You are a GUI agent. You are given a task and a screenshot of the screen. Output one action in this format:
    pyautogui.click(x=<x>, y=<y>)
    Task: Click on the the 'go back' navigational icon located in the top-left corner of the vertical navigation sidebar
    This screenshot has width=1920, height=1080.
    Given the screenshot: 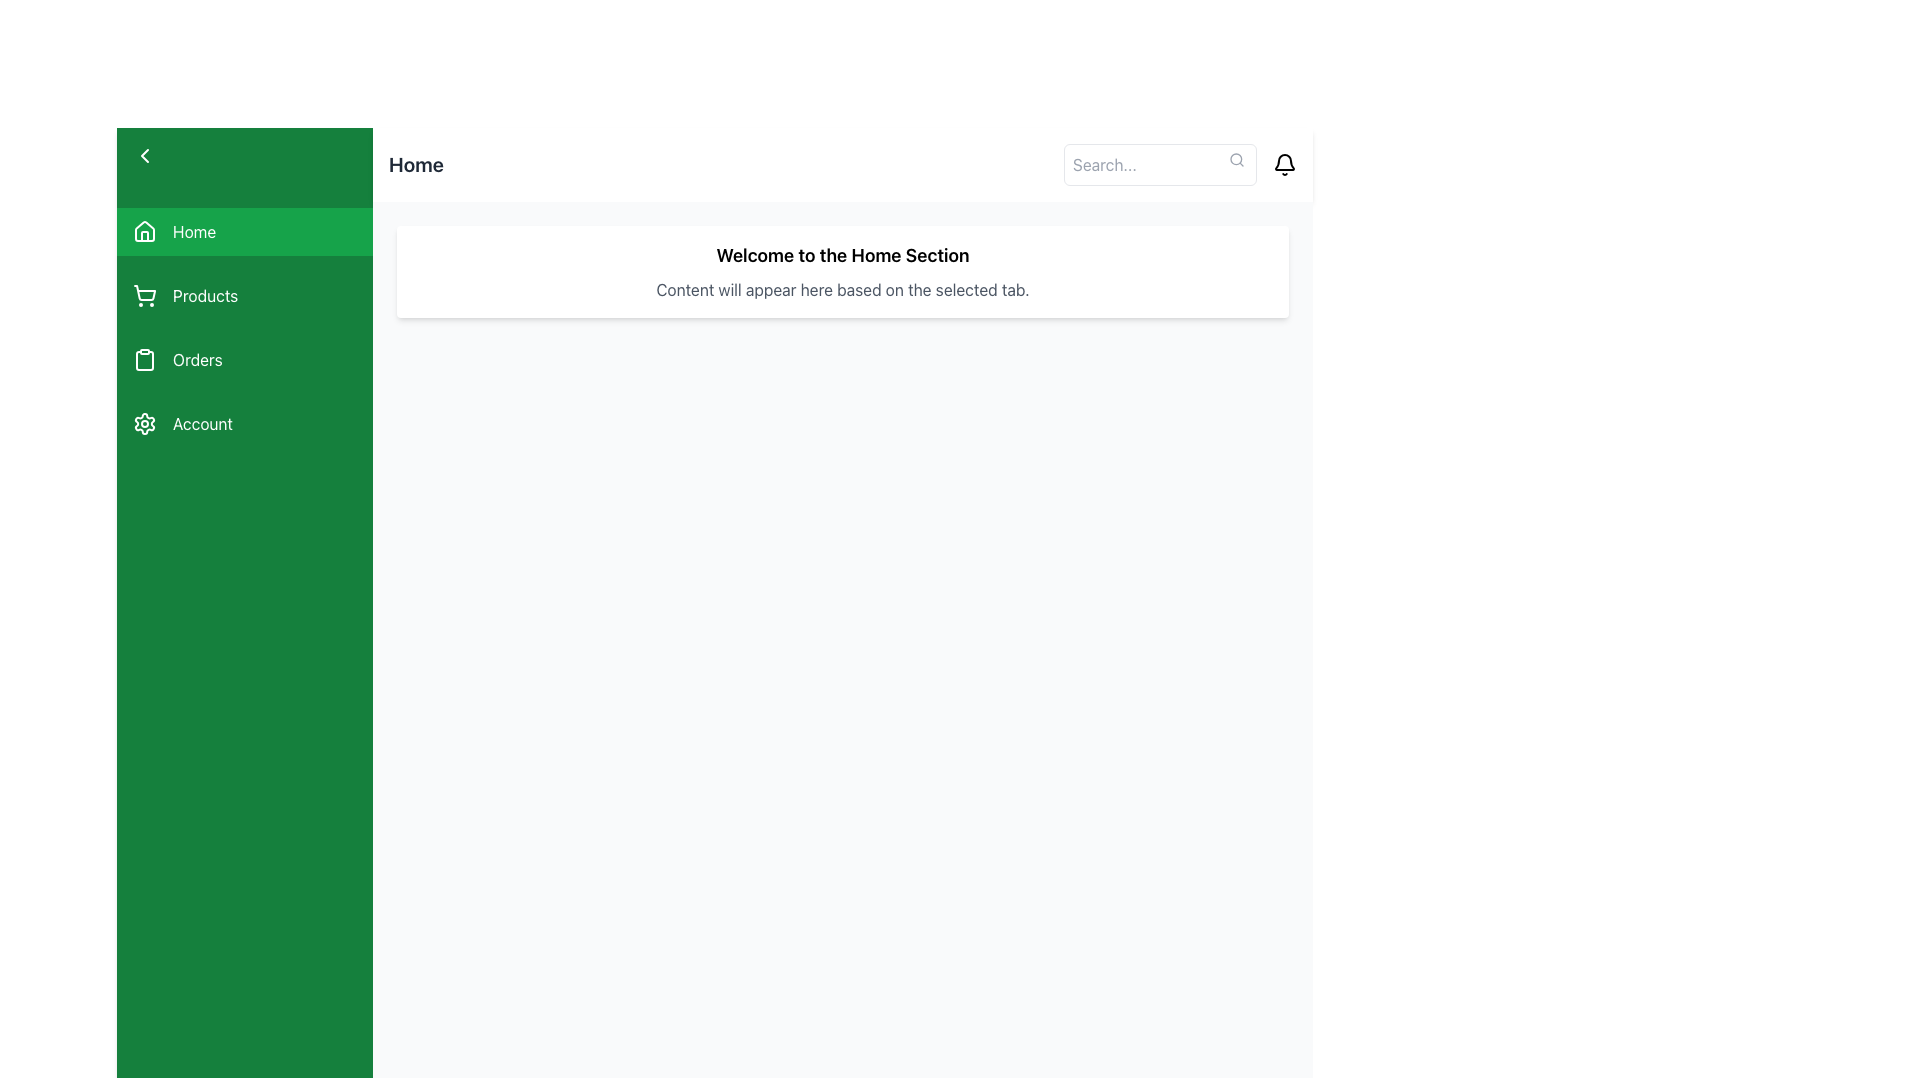 What is the action you would take?
    pyautogui.click(x=143, y=154)
    